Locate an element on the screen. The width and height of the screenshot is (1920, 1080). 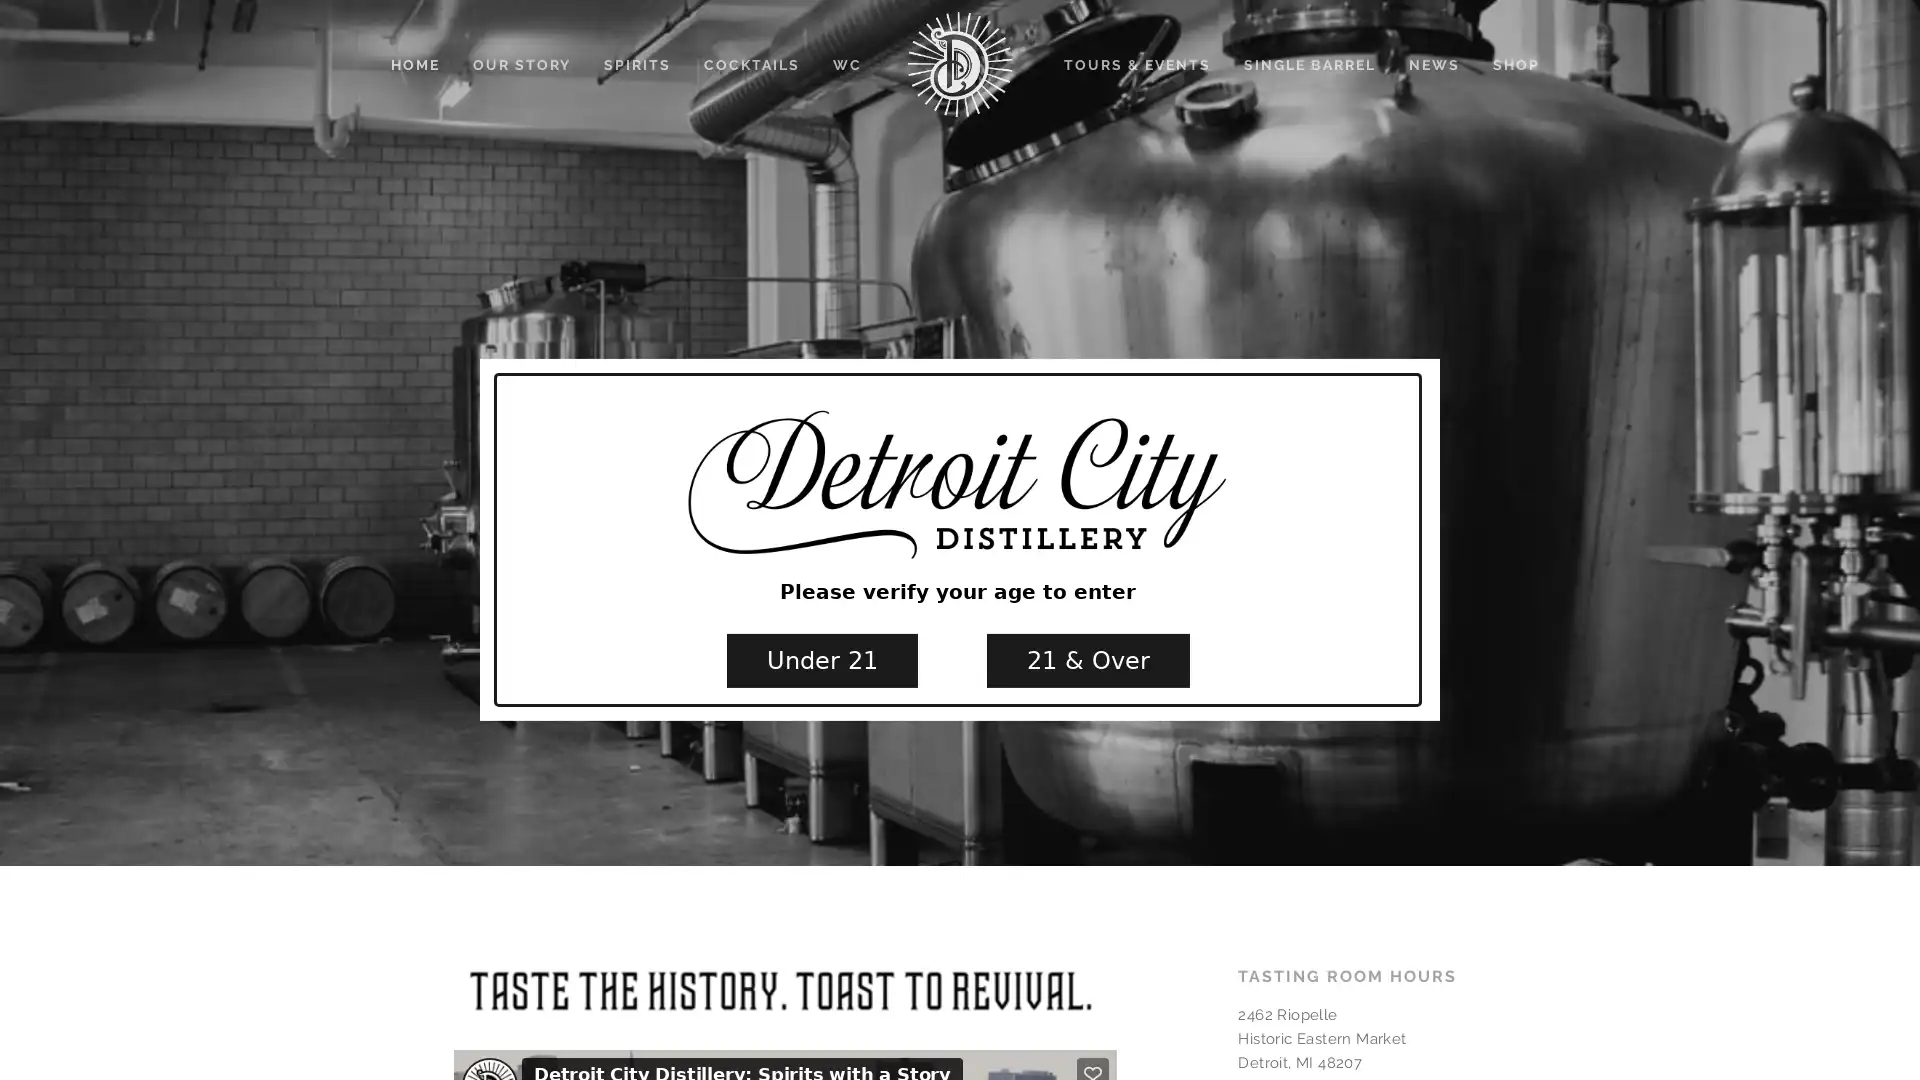
Under 21 is located at coordinates (821, 660).